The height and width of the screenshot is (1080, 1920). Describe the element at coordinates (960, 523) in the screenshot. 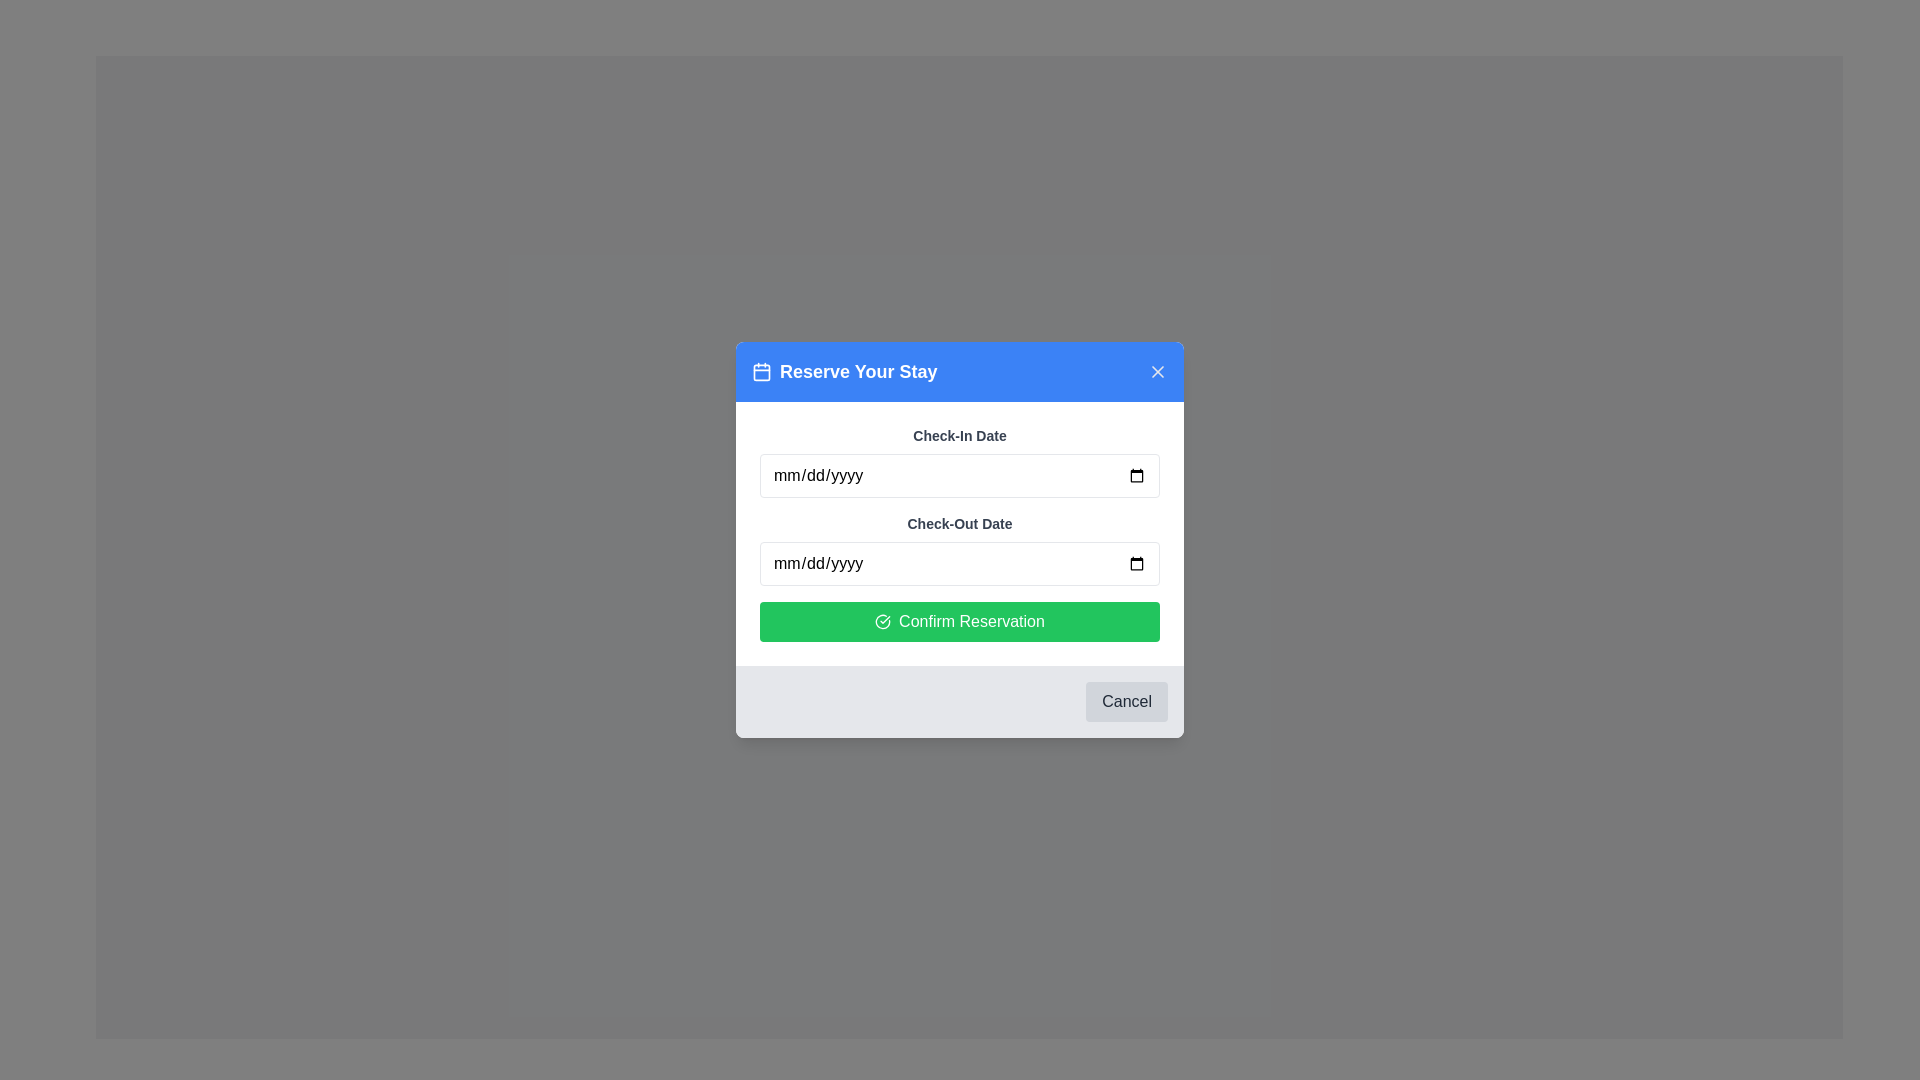

I see `the label that describes the check-out date input field in the 'Reserve Your Stay' modal interface` at that location.